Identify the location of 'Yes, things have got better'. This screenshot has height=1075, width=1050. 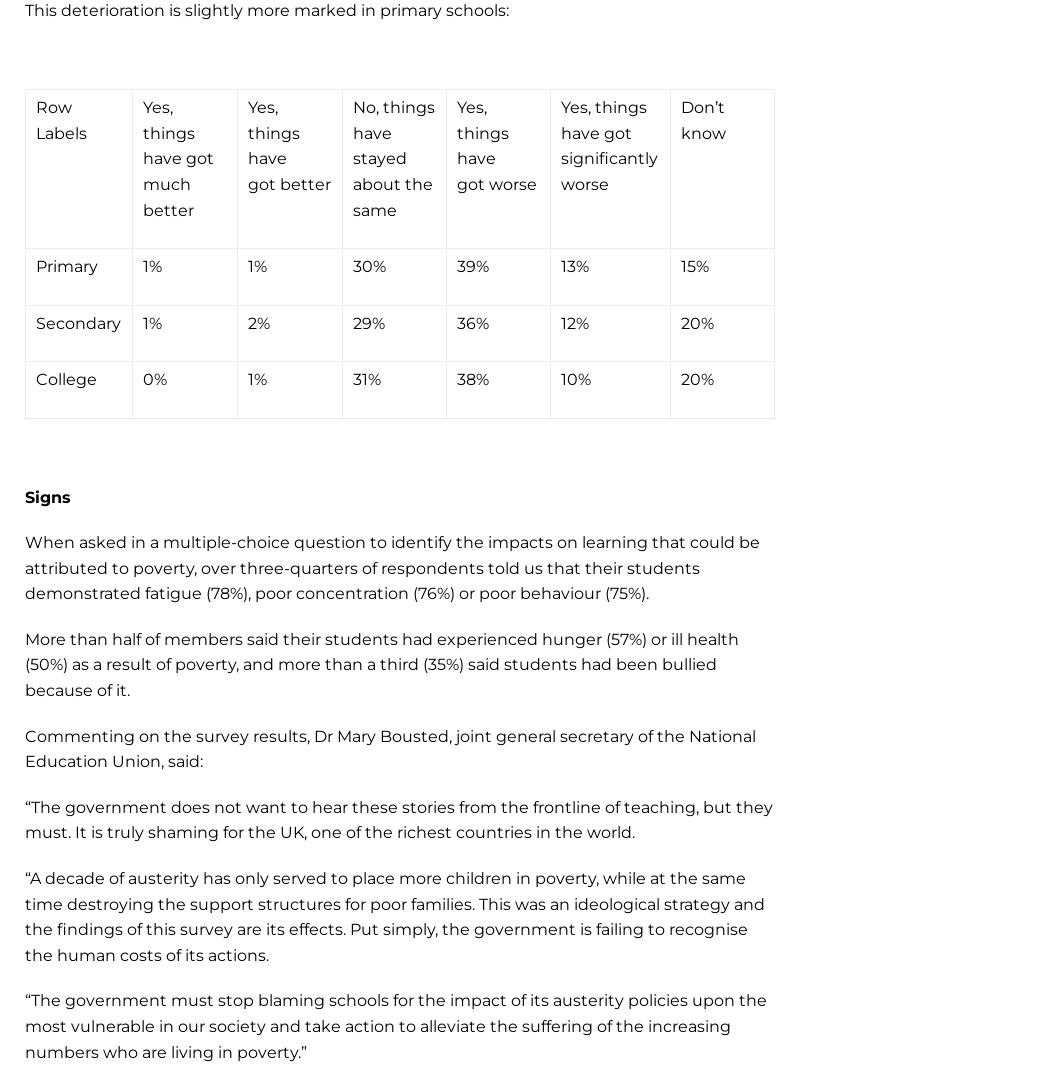
(287, 144).